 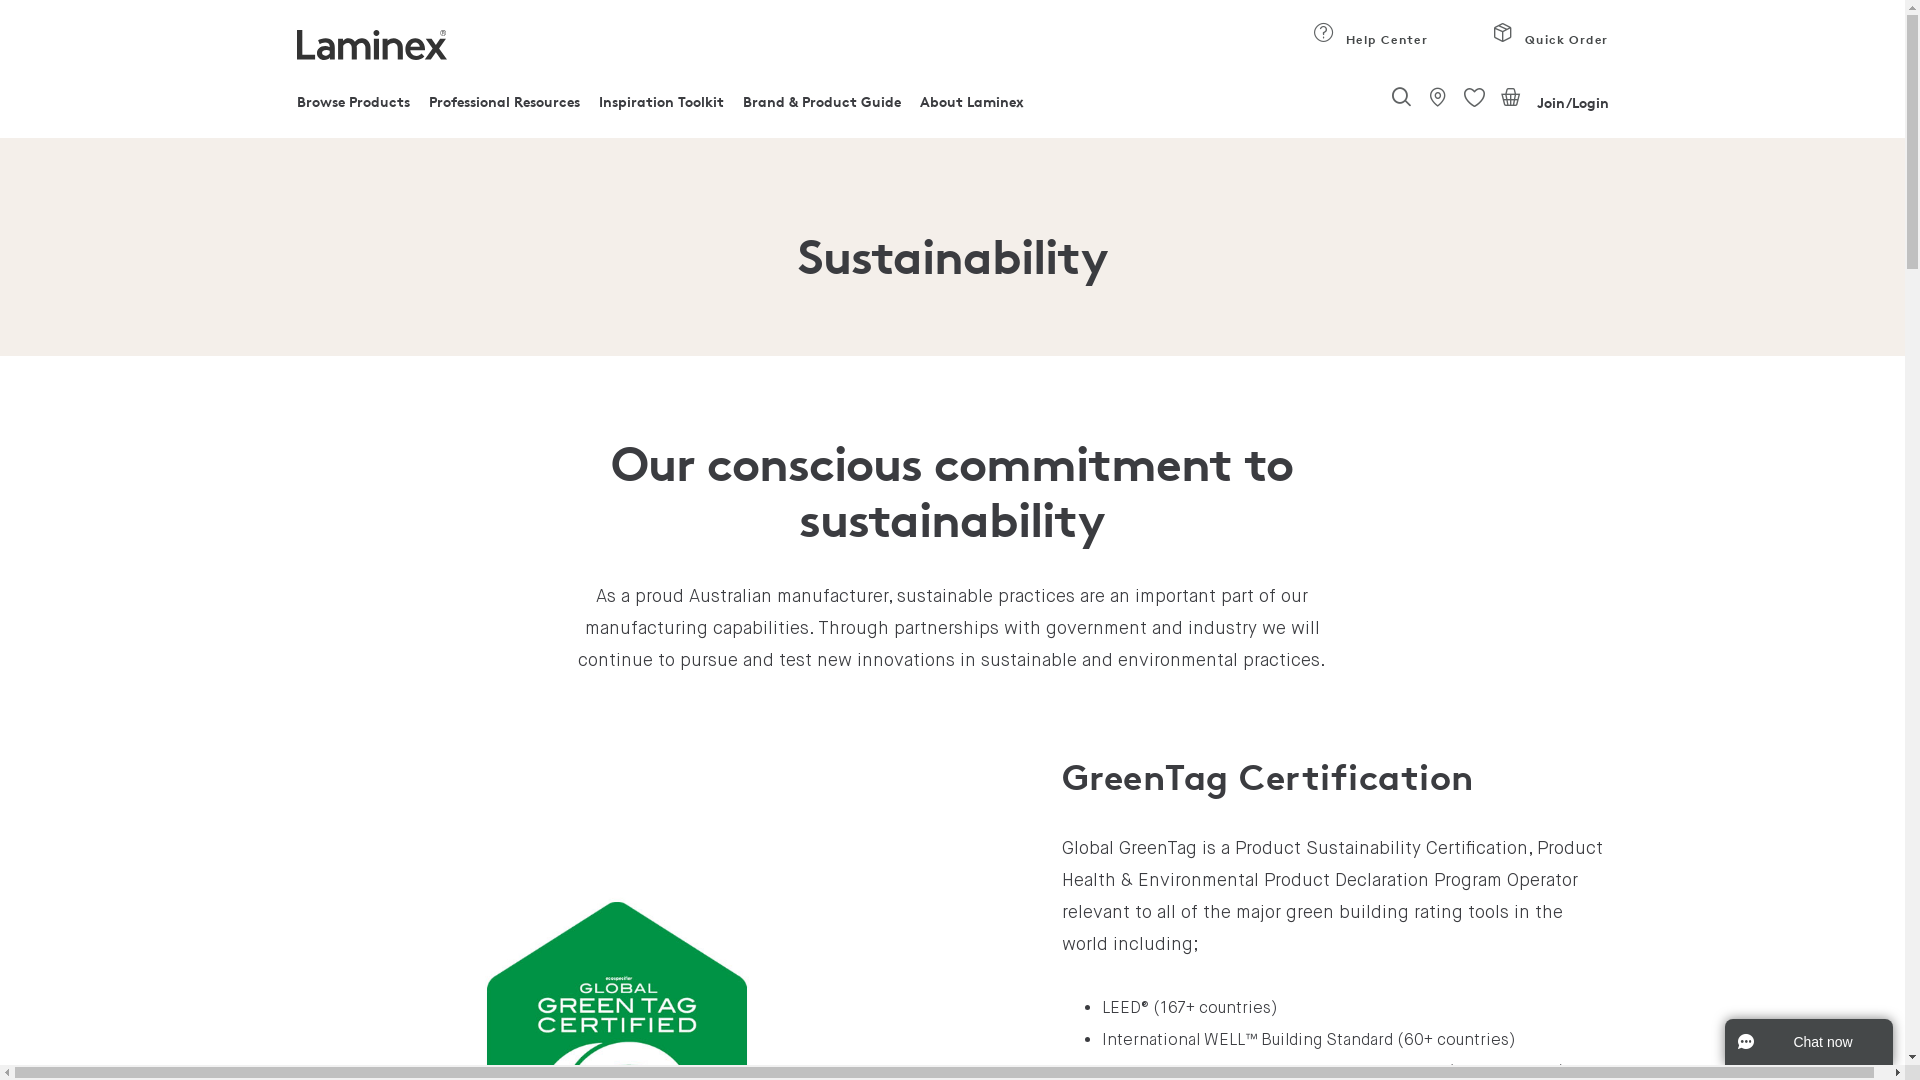 I want to click on 'Help Center', so click(x=1369, y=44).